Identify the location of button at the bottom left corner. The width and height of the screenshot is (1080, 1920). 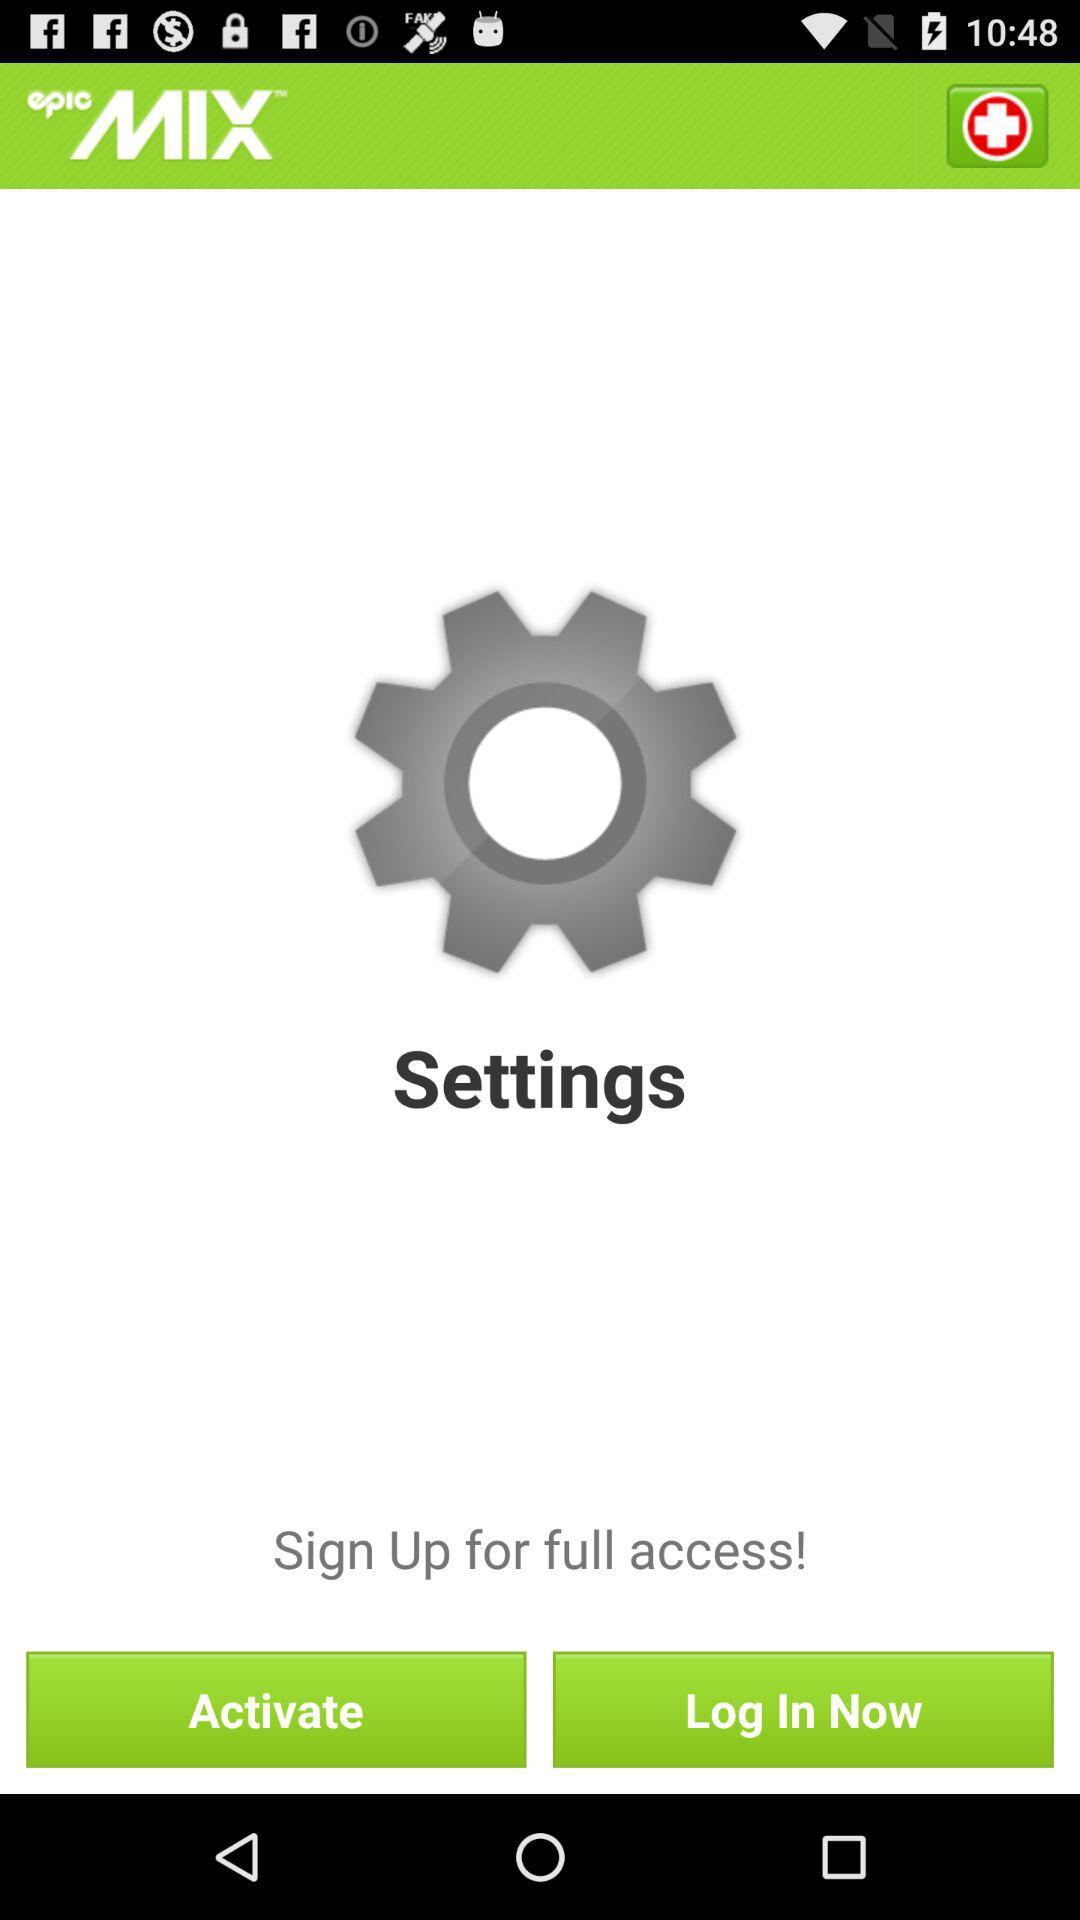
(276, 1708).